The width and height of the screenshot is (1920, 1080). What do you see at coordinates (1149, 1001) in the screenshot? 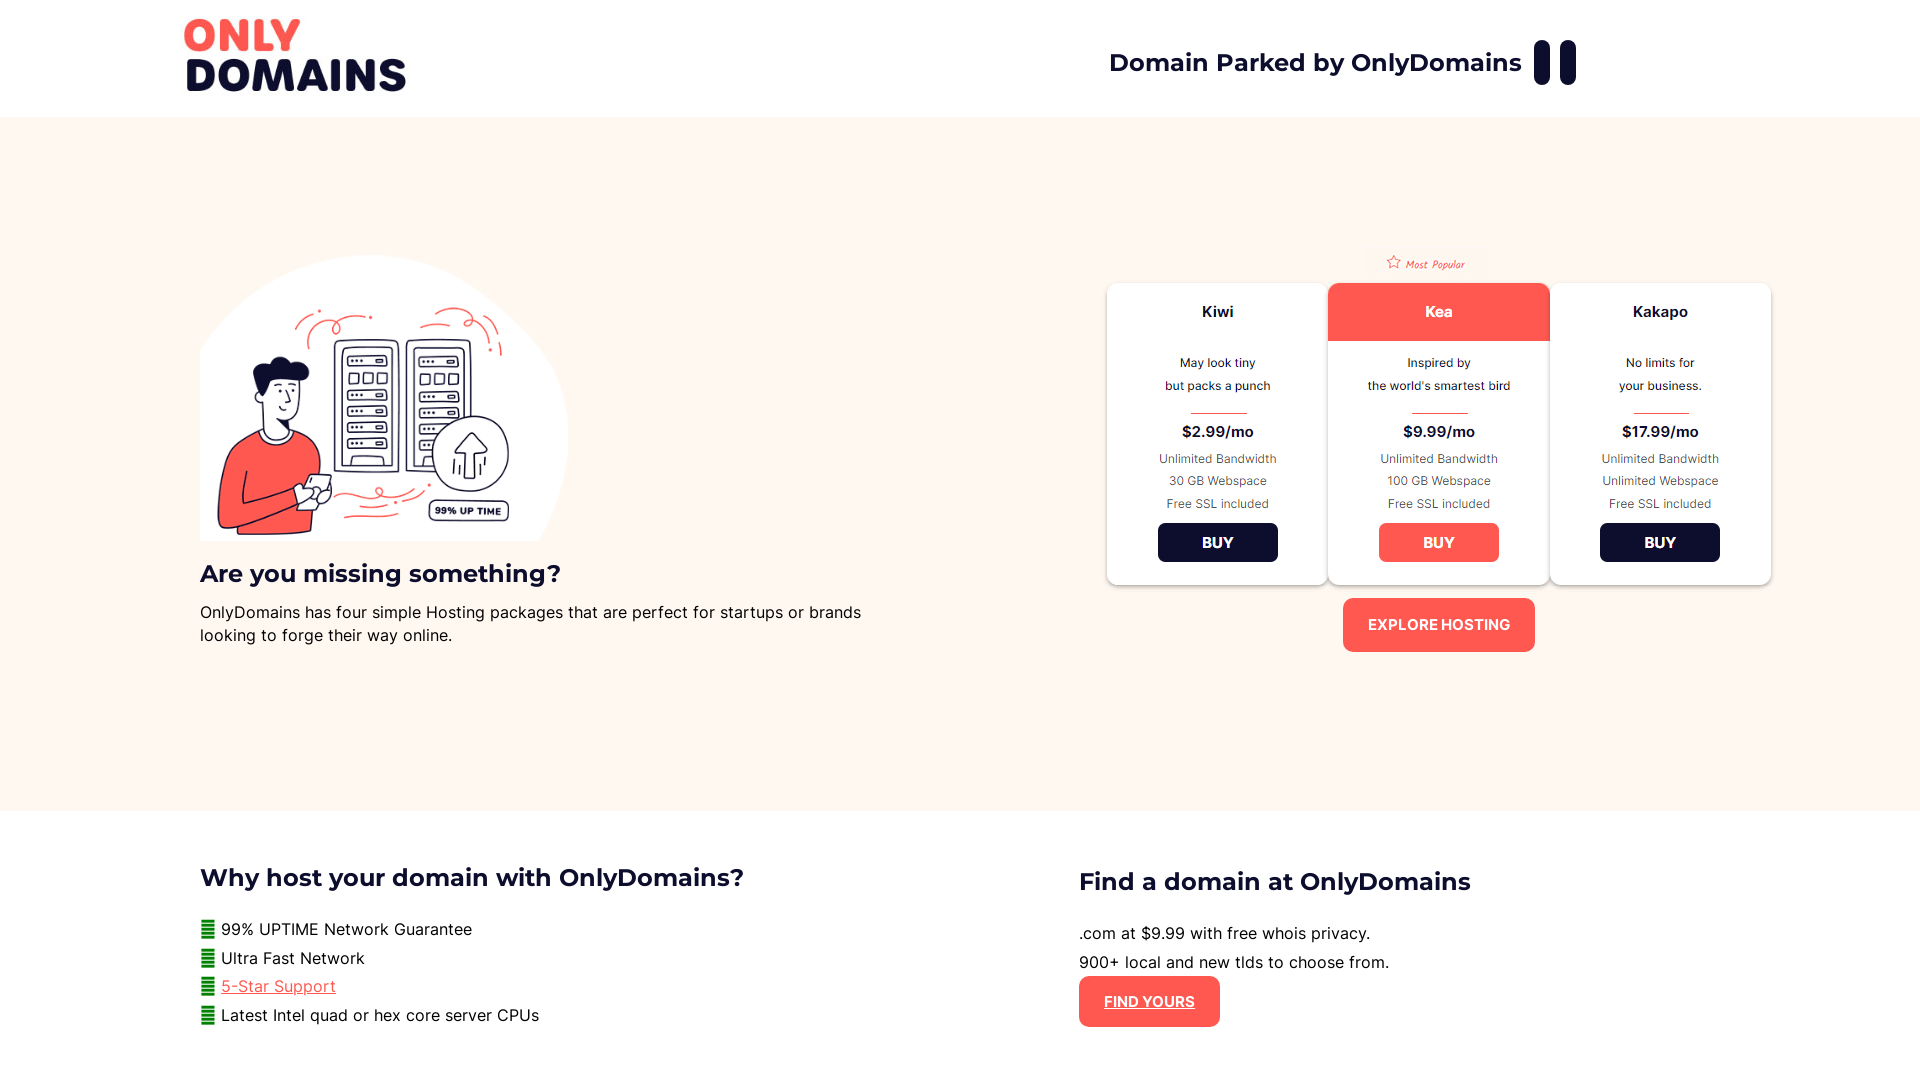
I see `'FIND YOURS'` at bounding box center [1149, 1001].